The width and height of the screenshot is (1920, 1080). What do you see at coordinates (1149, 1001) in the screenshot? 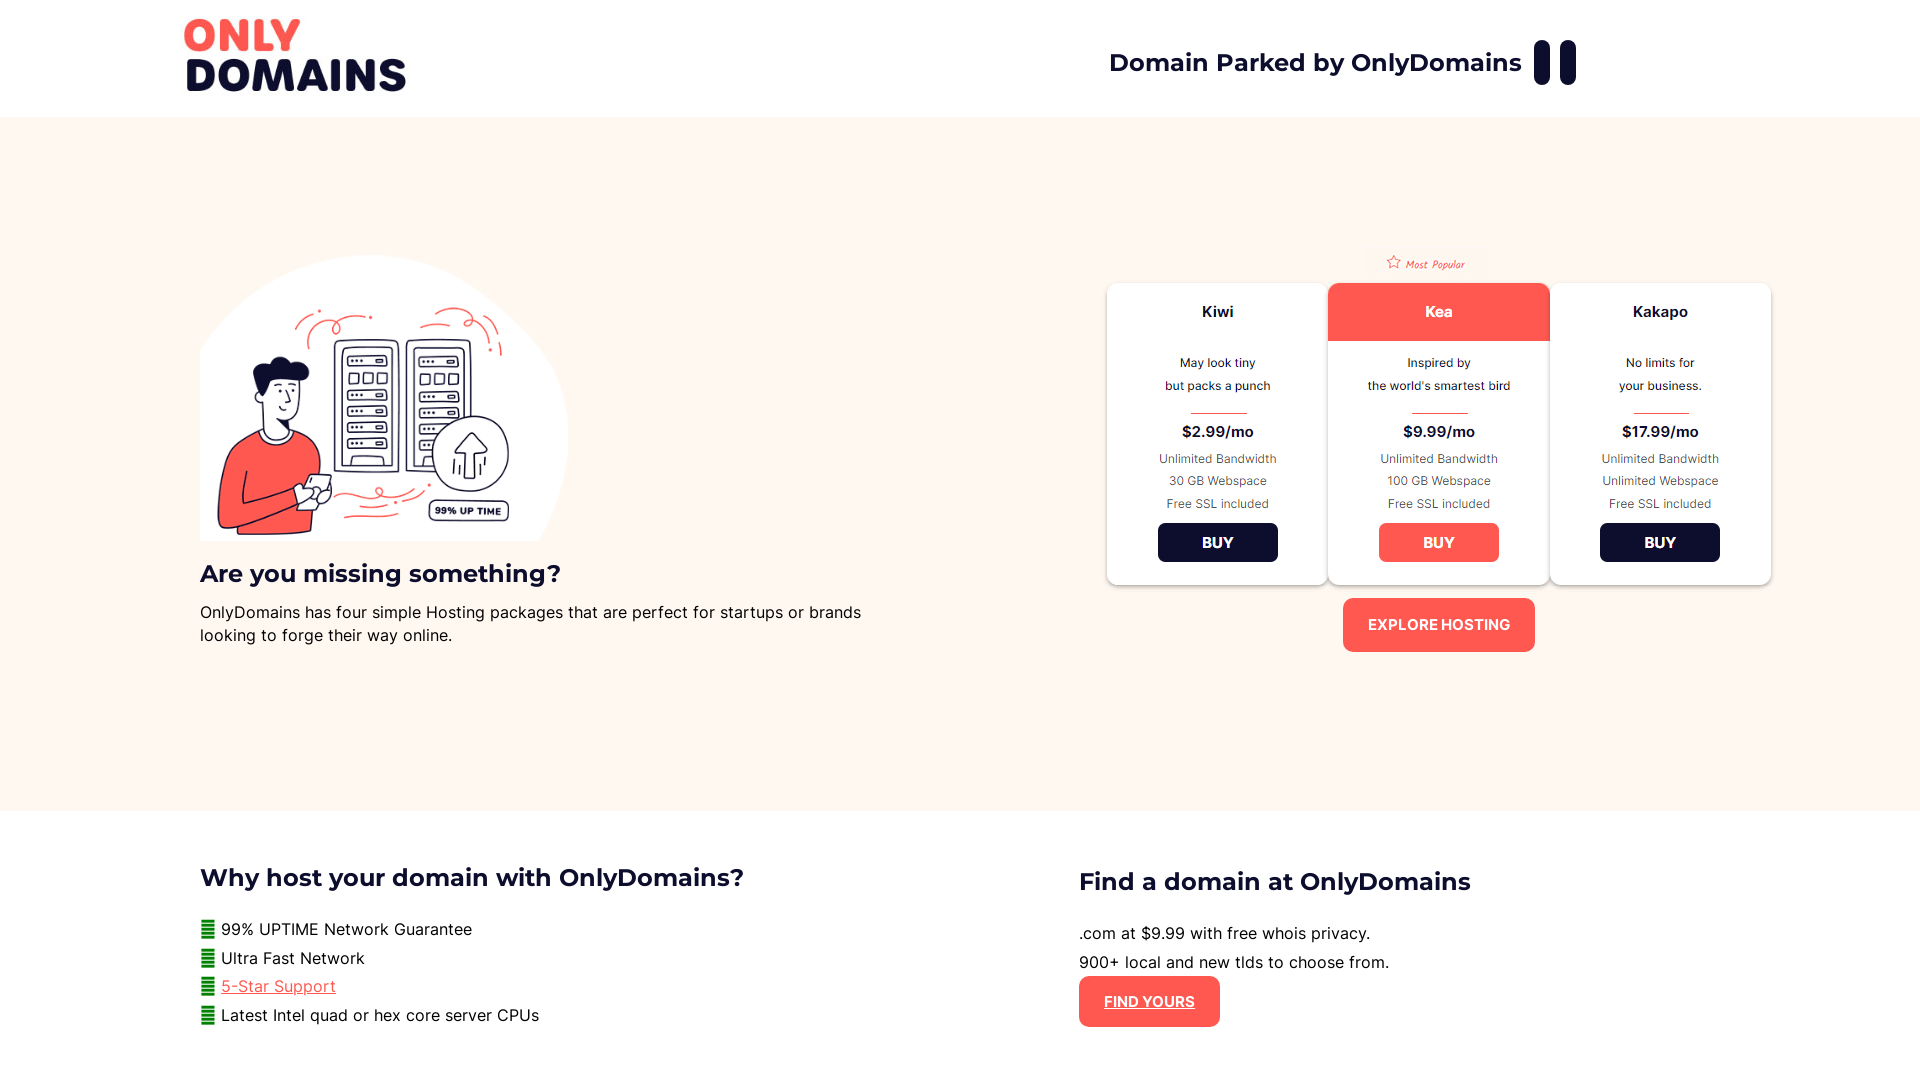
I see `'FIND YOURS'` at bounding box center [1149, 1001].